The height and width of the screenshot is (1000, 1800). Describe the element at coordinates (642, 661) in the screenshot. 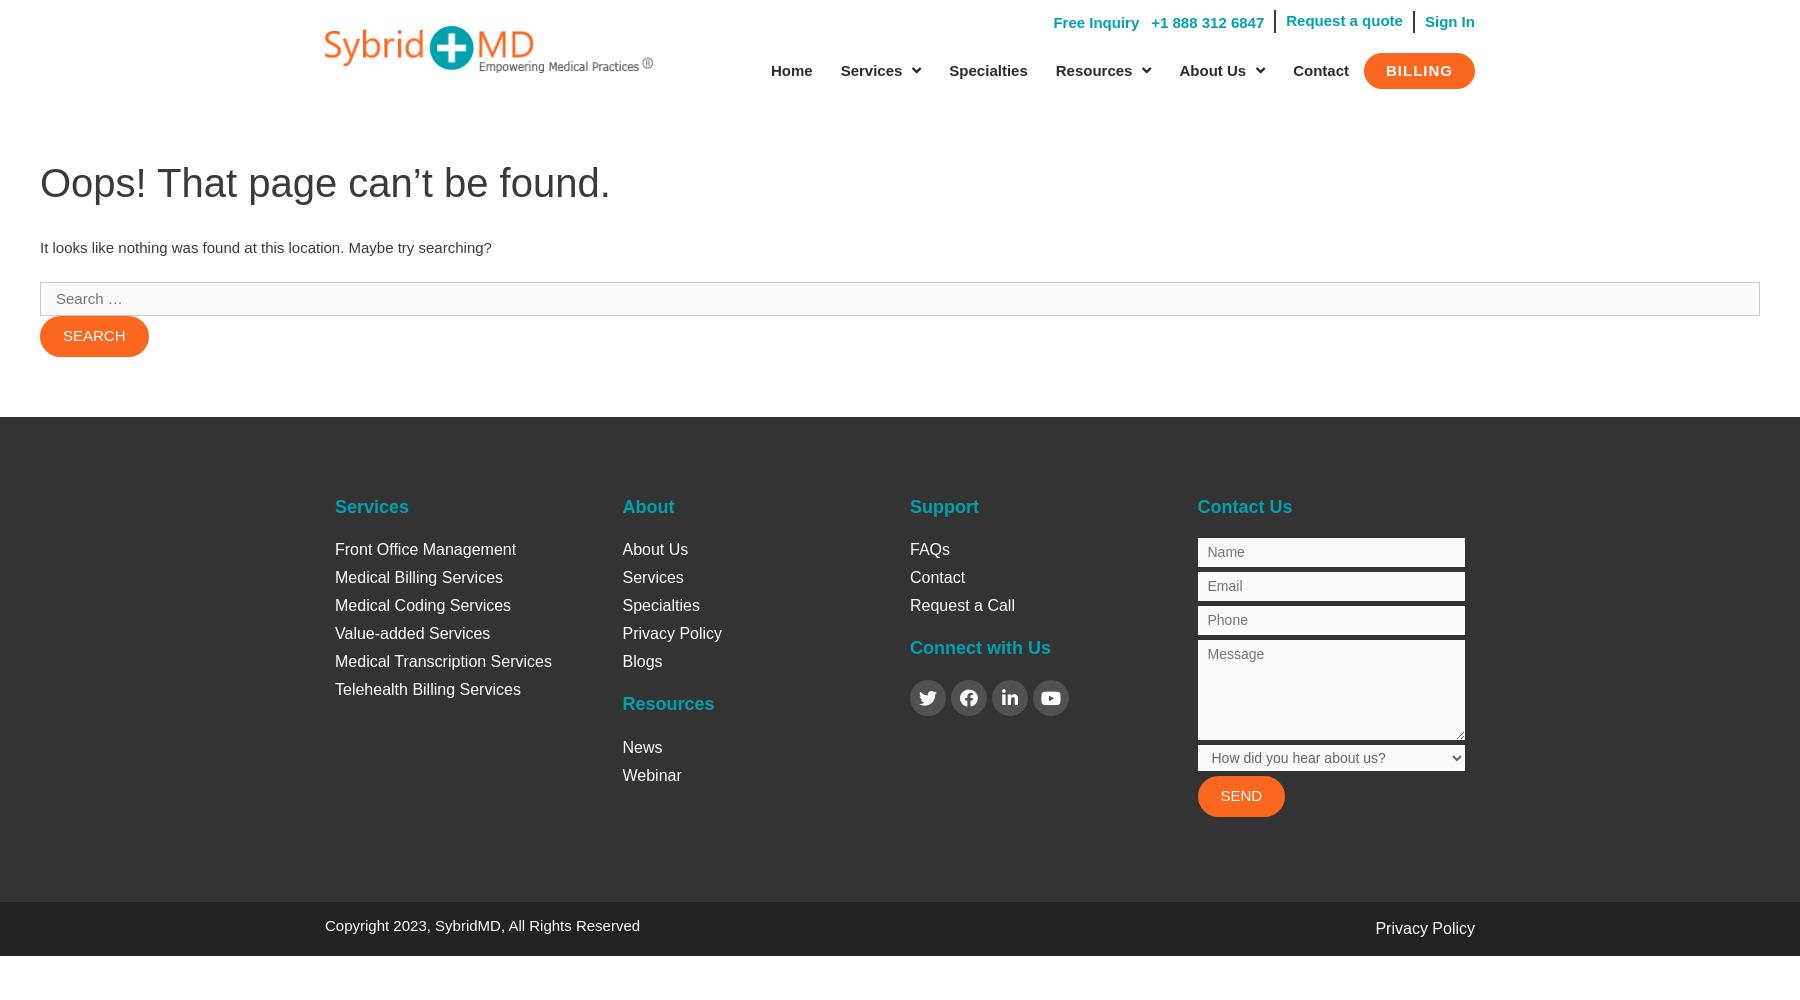

I see `'Blogs'` at that location.